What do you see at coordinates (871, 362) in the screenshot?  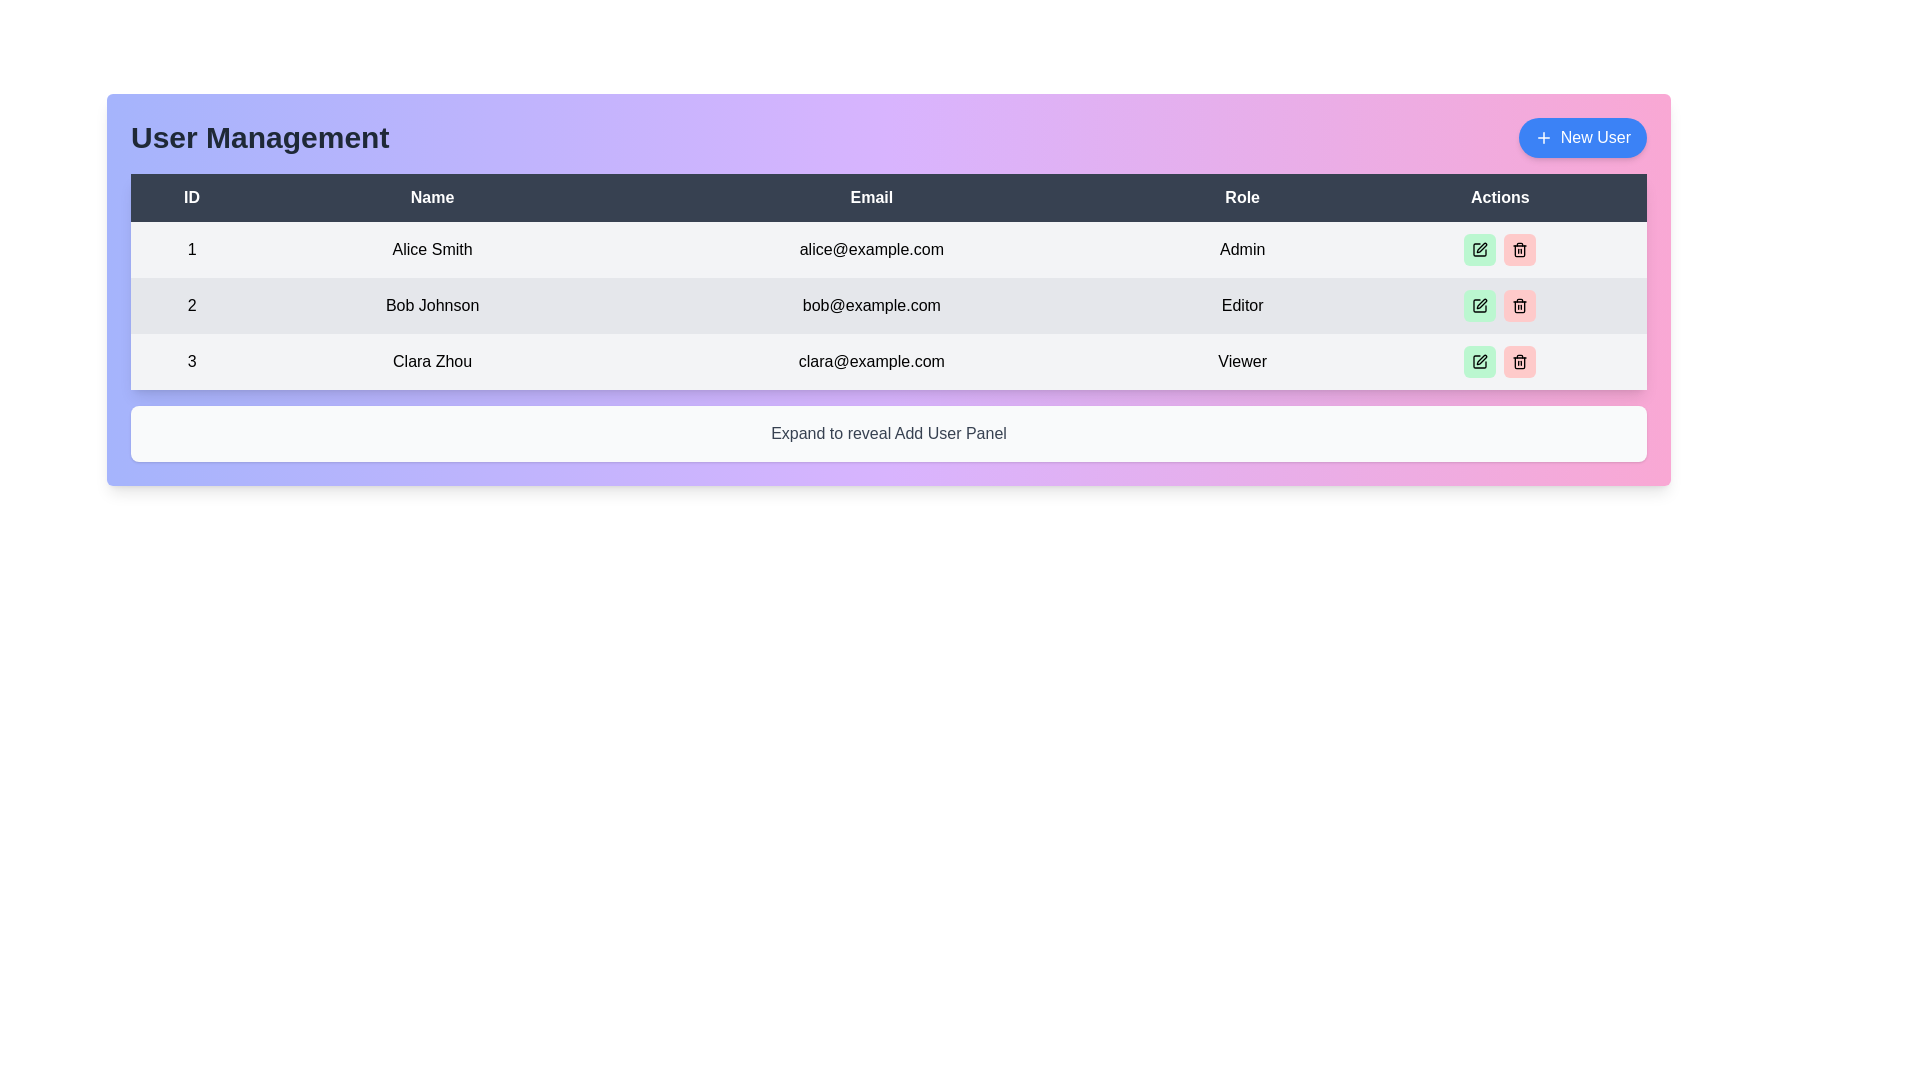 I see `the text element displaying 'clara@example.com' located in the third row of the table under the 'Email' column, positioned between 'Clara Zhou' and 'Viewer'` at bounding box center [871, 362].